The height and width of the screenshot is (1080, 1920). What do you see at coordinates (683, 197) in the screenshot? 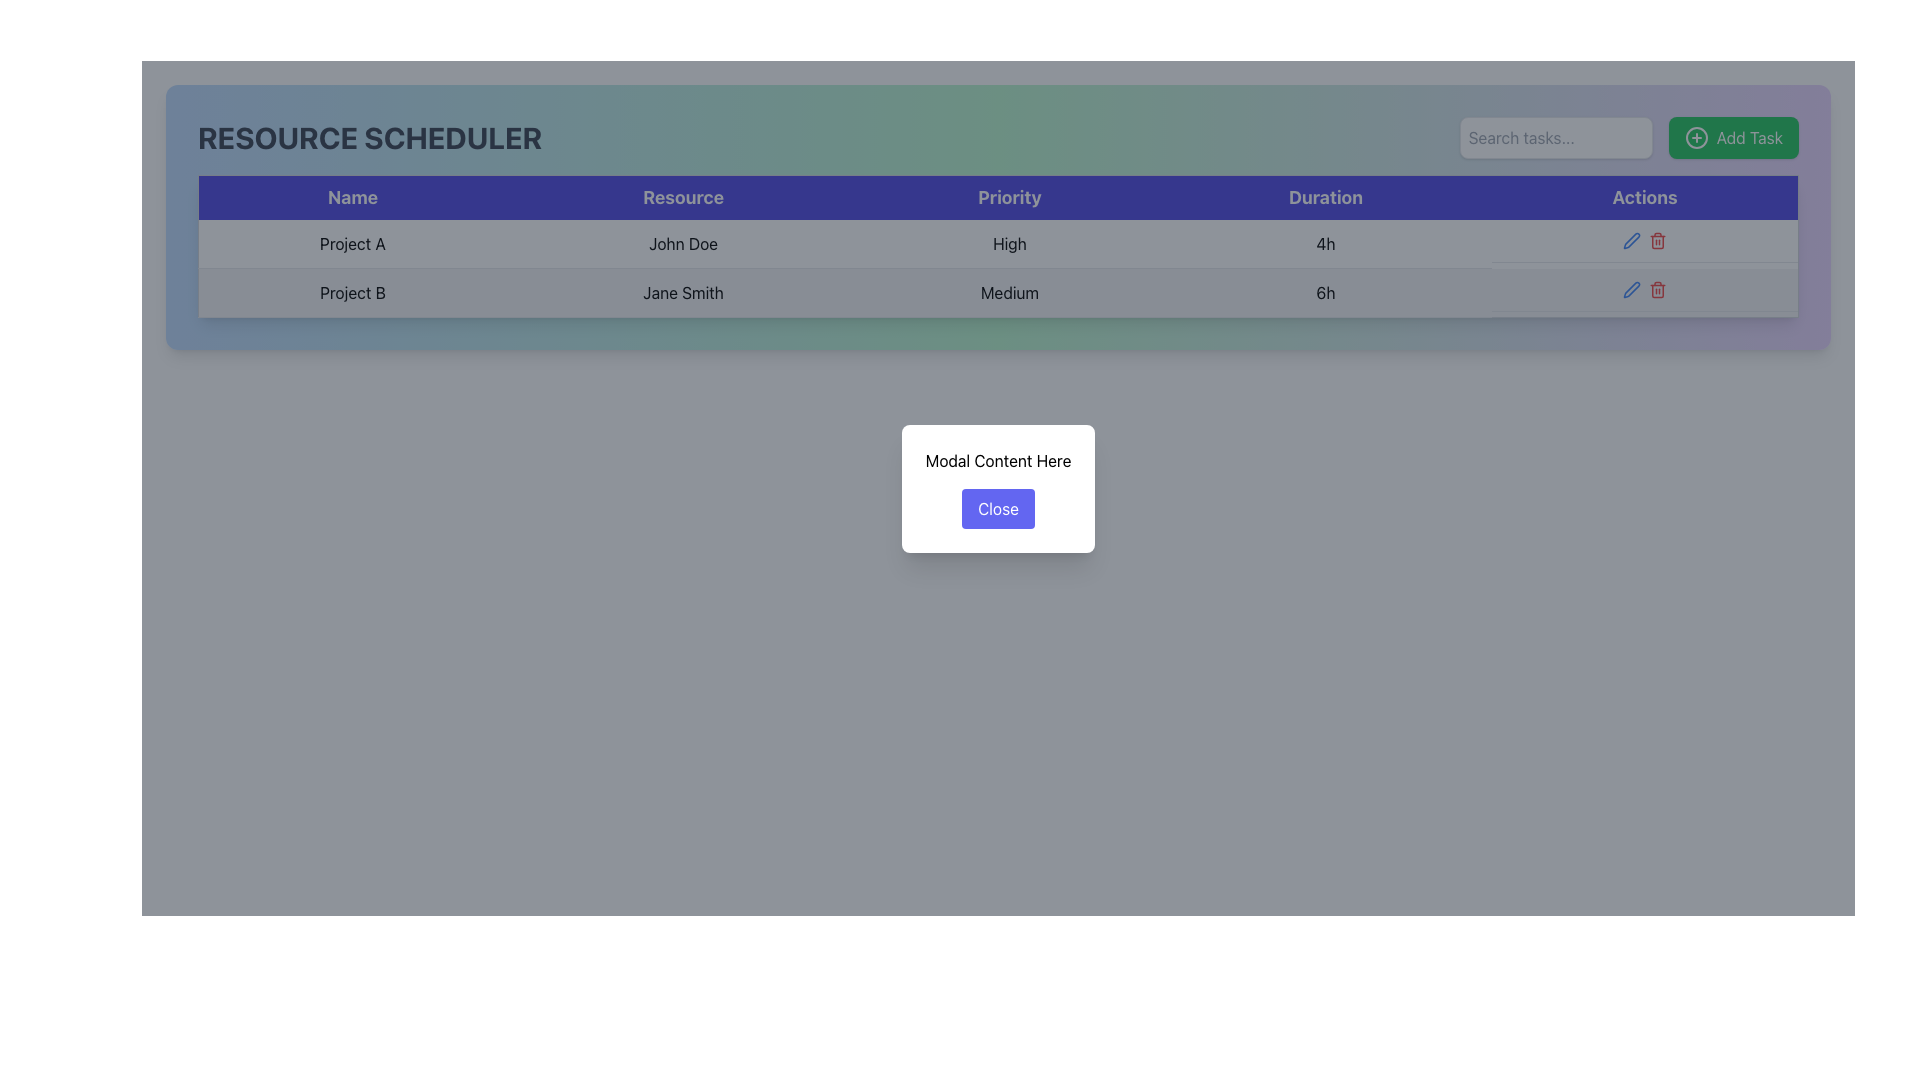
I see `the 'Resource' column header text label, which is located in the second column of a 5-column header row in a table-like UI, between 'Name' and 'Priority'` at bounding box center [683, 197].